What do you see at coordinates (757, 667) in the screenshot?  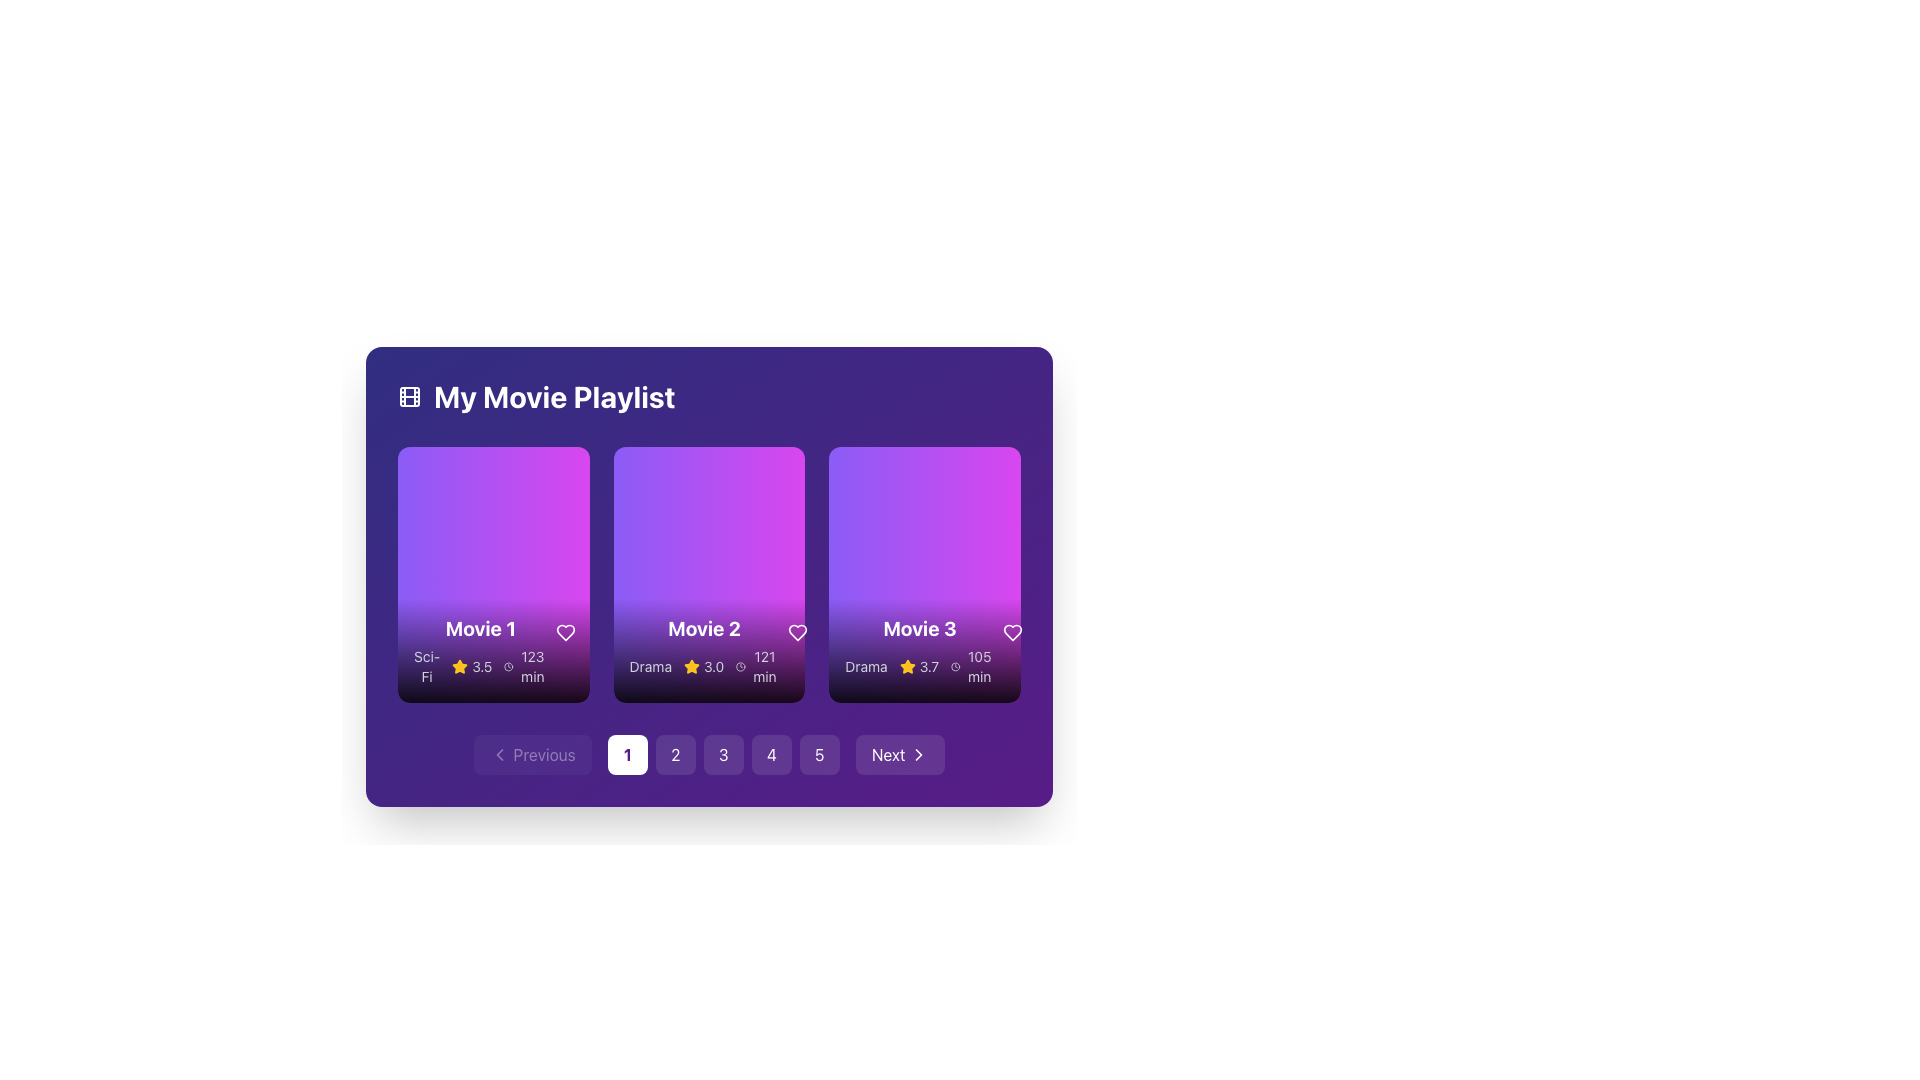 I see `the static informational text displaying the runtime of 'Movie 2' located in the second column of the movie grid, below the genre 'Drama' and rating '3.0', adjacent to a star icon` at bounding box center [757, 667].